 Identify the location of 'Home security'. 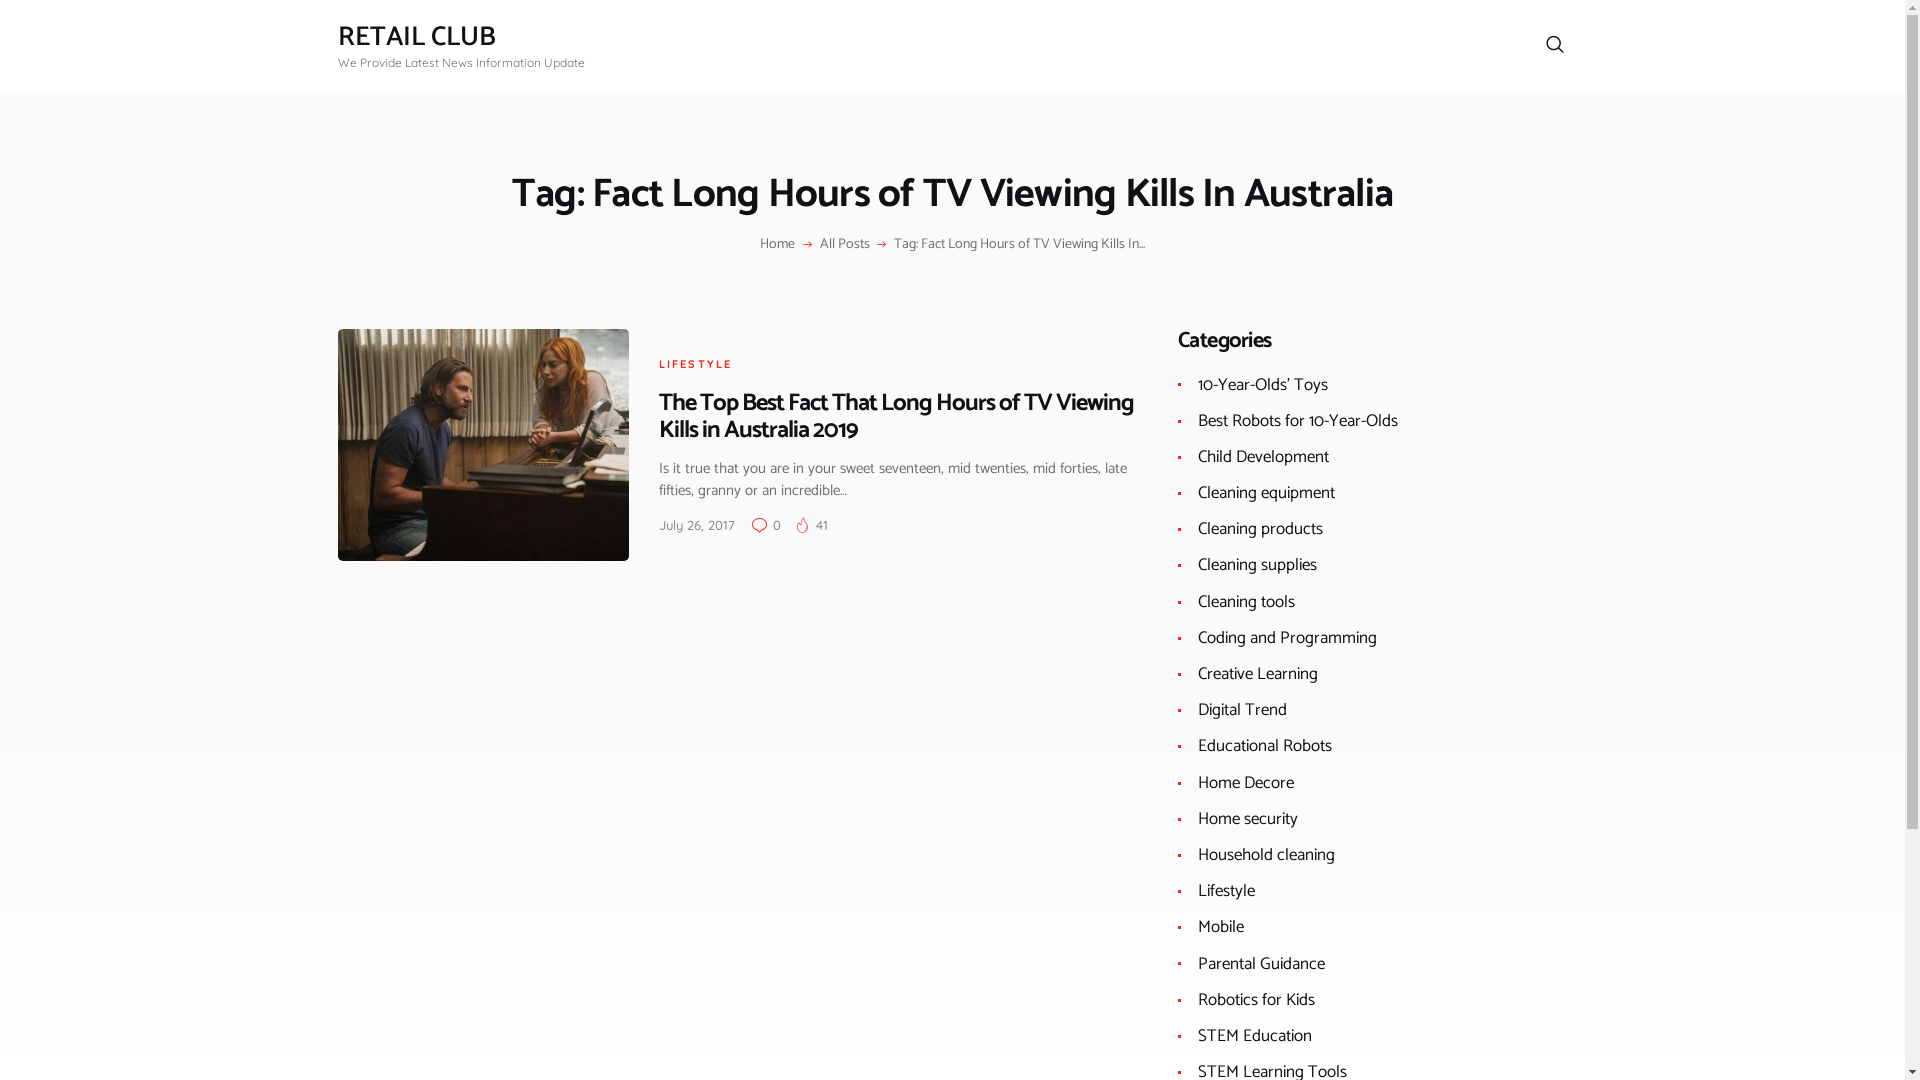
(1247, 818).